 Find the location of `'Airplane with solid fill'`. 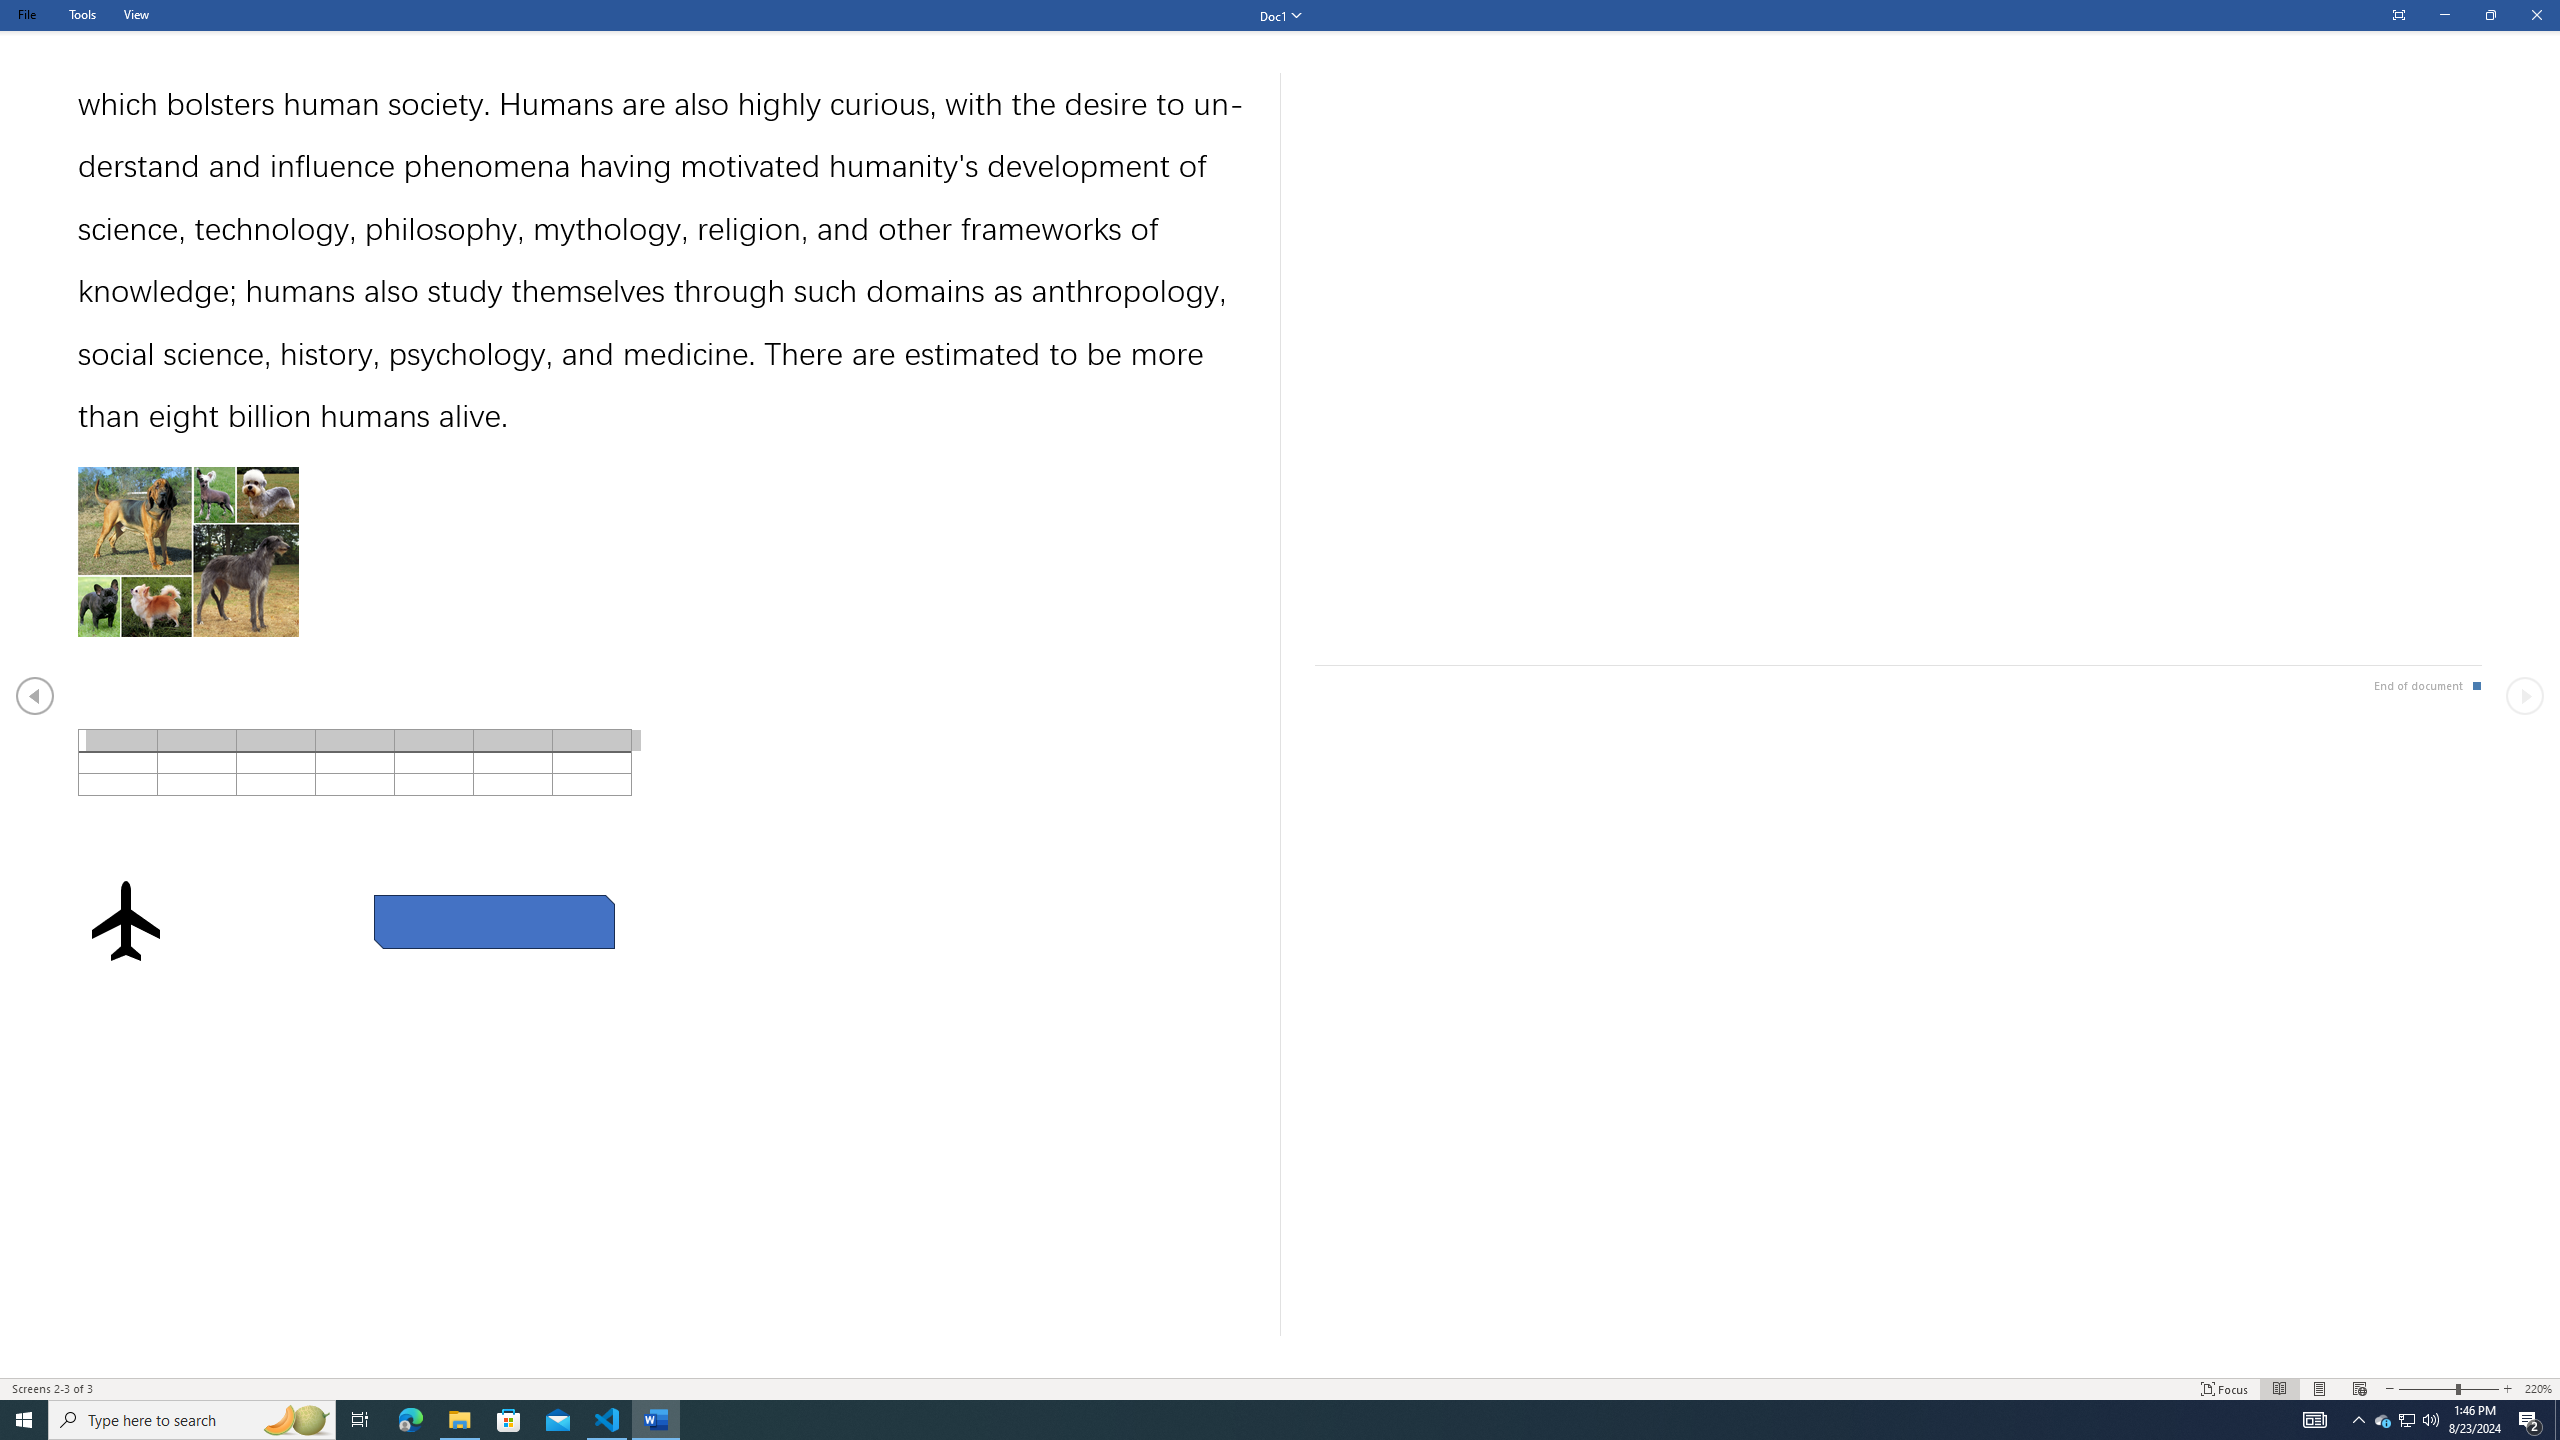

'Airplane with solid fill' is located at coordinates (125, 919).